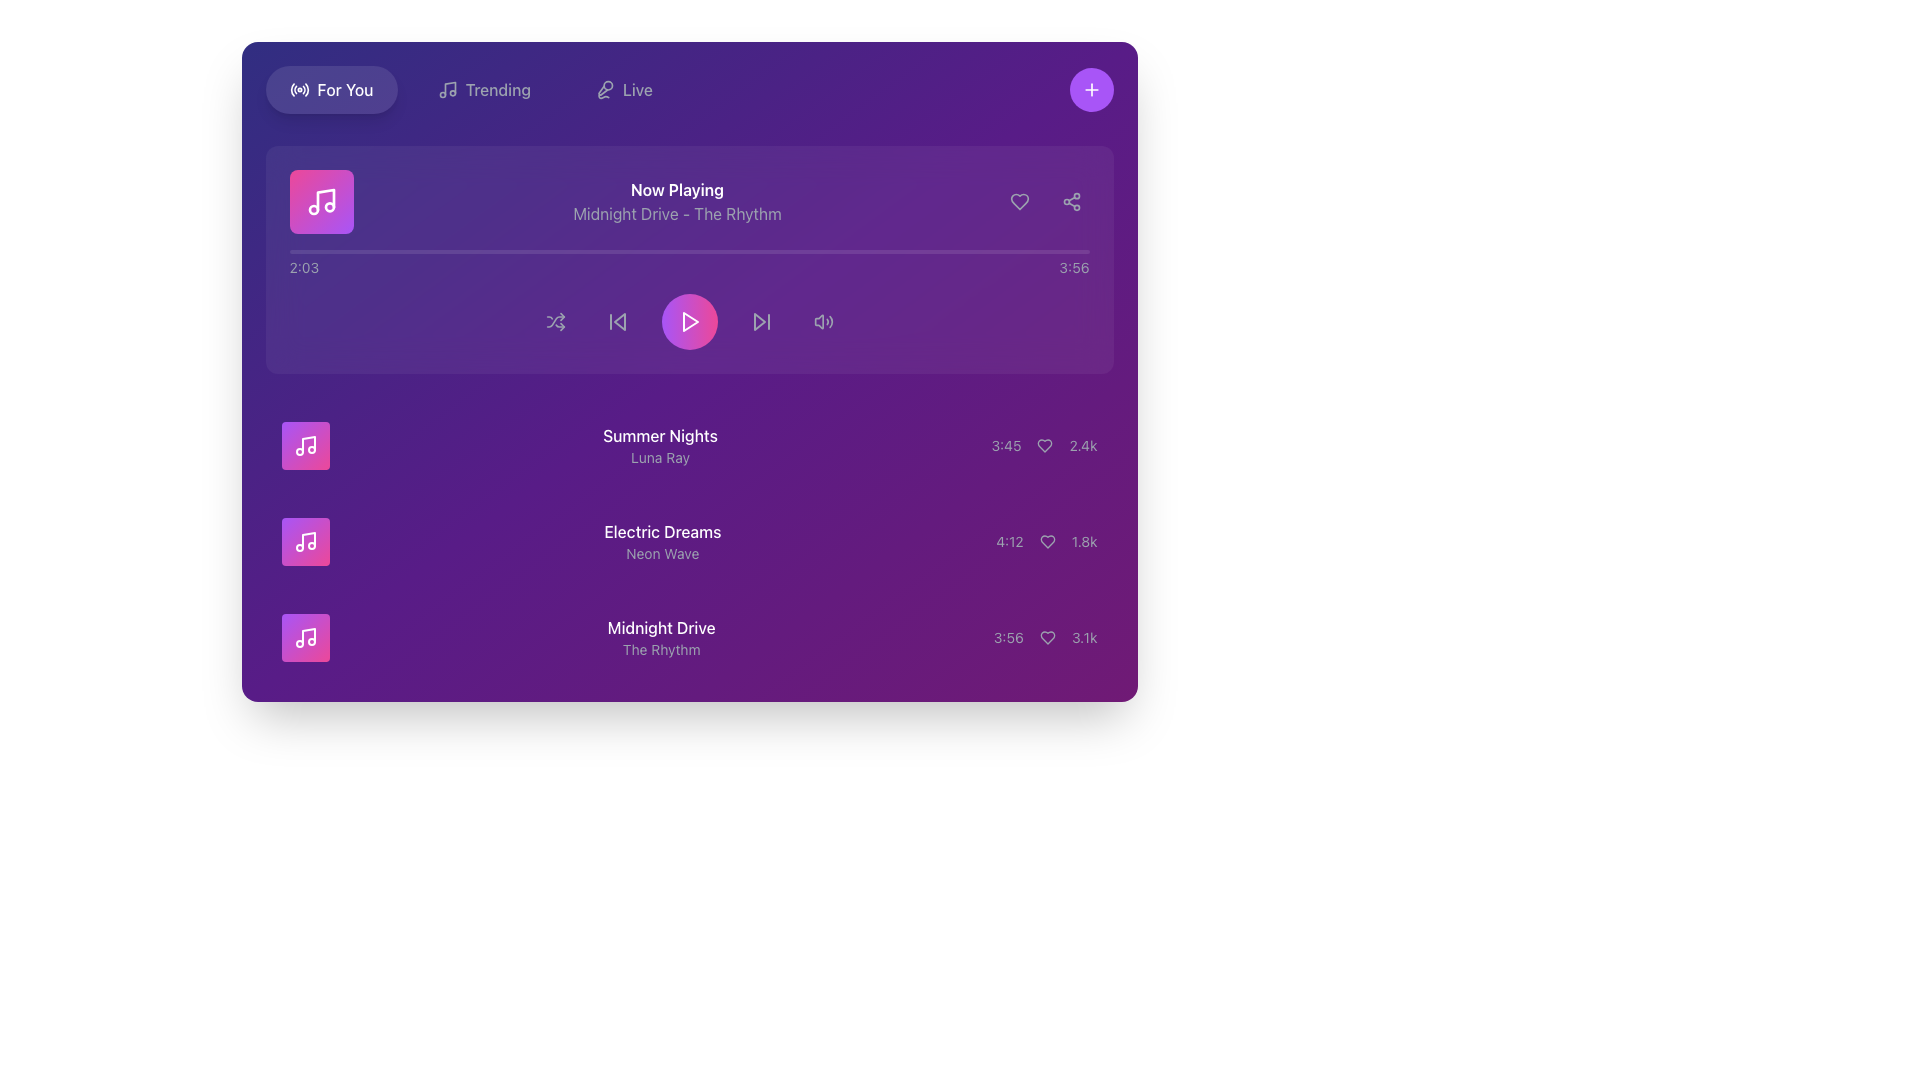 The image size is (1920, 1080). Describe the element at coordinates (1083, 637) in the screenshot. I see `the text label displaying '3.1k', which is styled with a light color on a dark background and is located next to the heart icon on the right side of the last row in the list` at that location.